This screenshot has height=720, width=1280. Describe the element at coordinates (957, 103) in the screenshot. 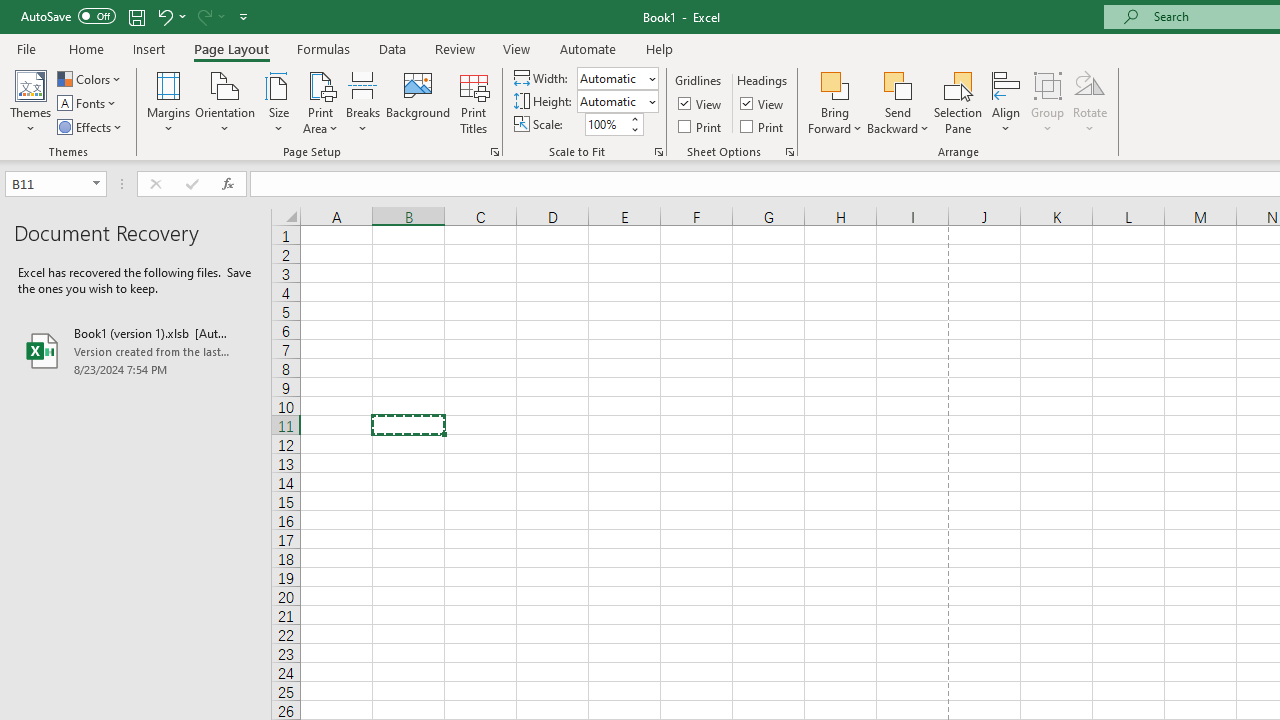

I see `'Selection Pane...'` at that location.